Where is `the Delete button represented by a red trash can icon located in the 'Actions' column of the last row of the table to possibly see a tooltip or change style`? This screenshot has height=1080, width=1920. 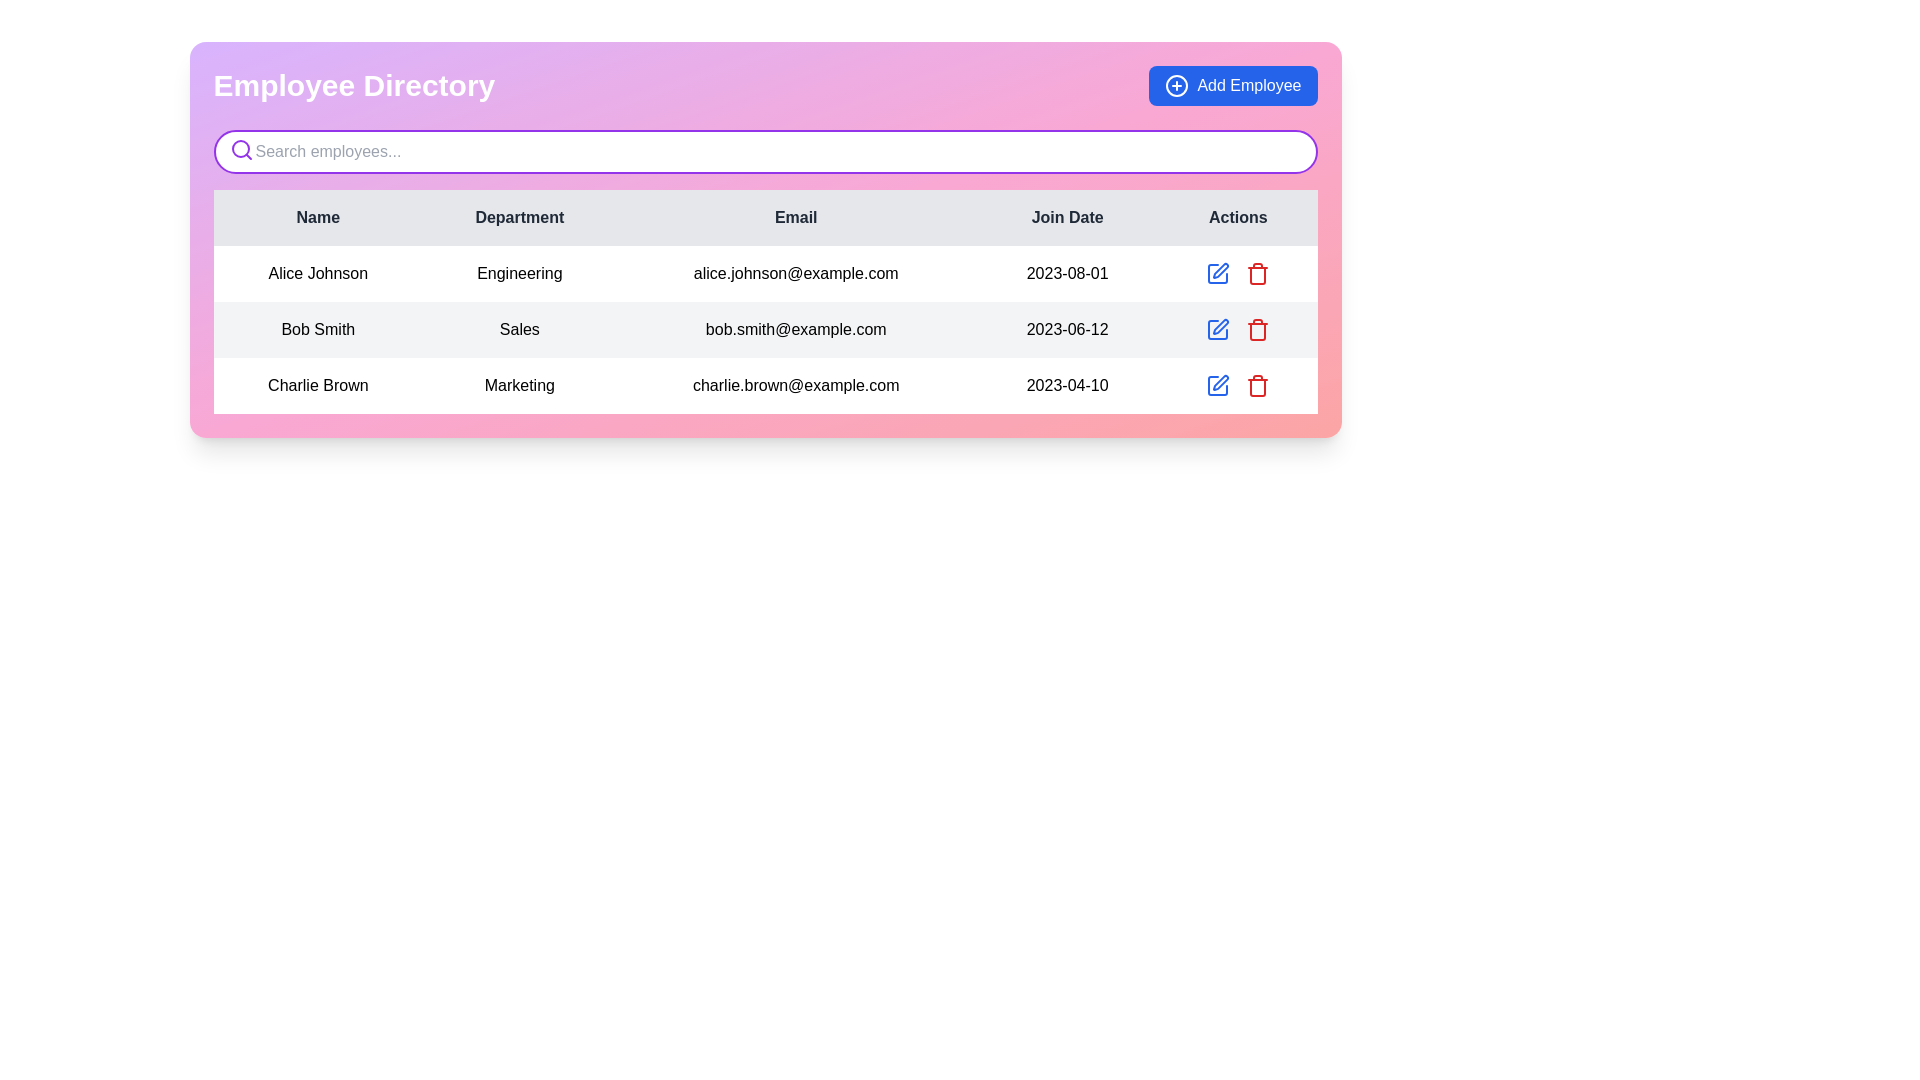
the Delete button represented by a red trash can icon located in the 'Actions' column of the last row of the table to possibly see a tooltip or change style is located at coordinates (1257, 329).